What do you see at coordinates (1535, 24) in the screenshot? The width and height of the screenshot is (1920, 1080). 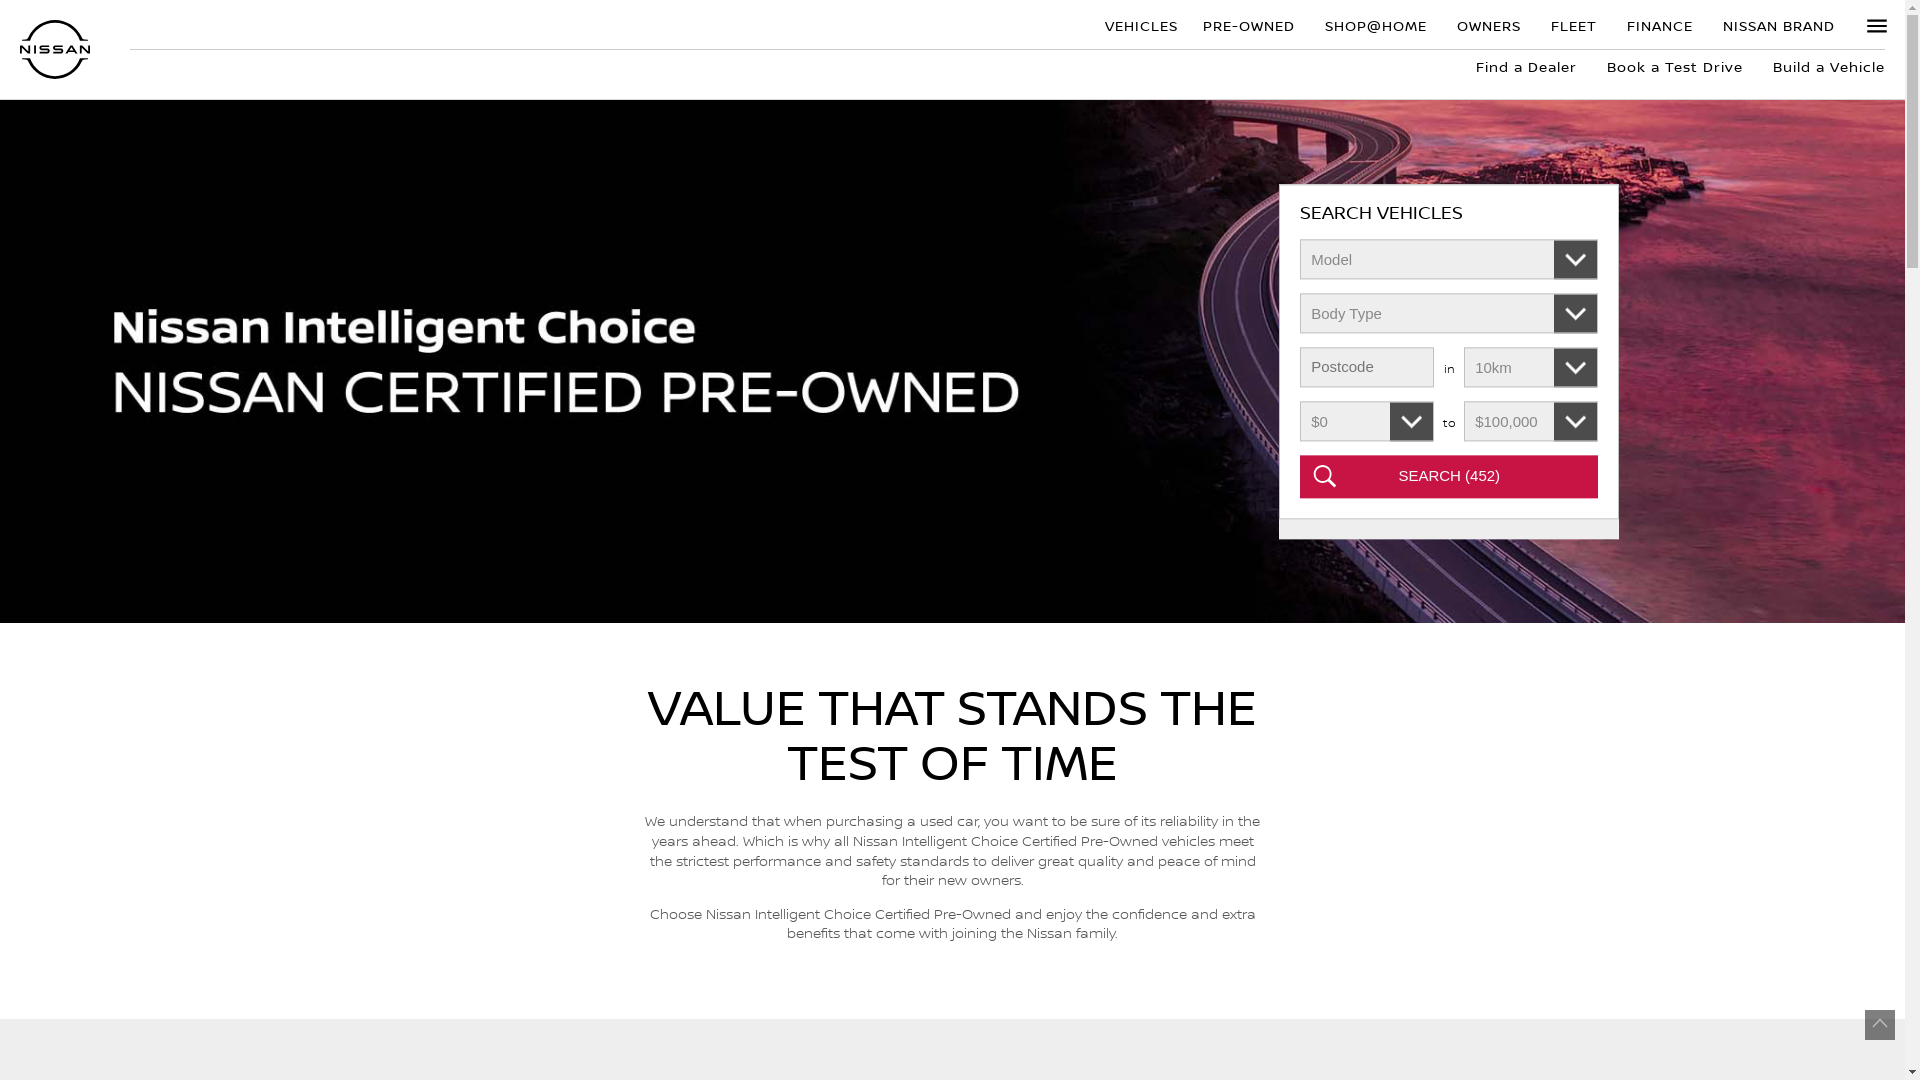 I see `'FLEET'` at bounding box center [1535, 24].